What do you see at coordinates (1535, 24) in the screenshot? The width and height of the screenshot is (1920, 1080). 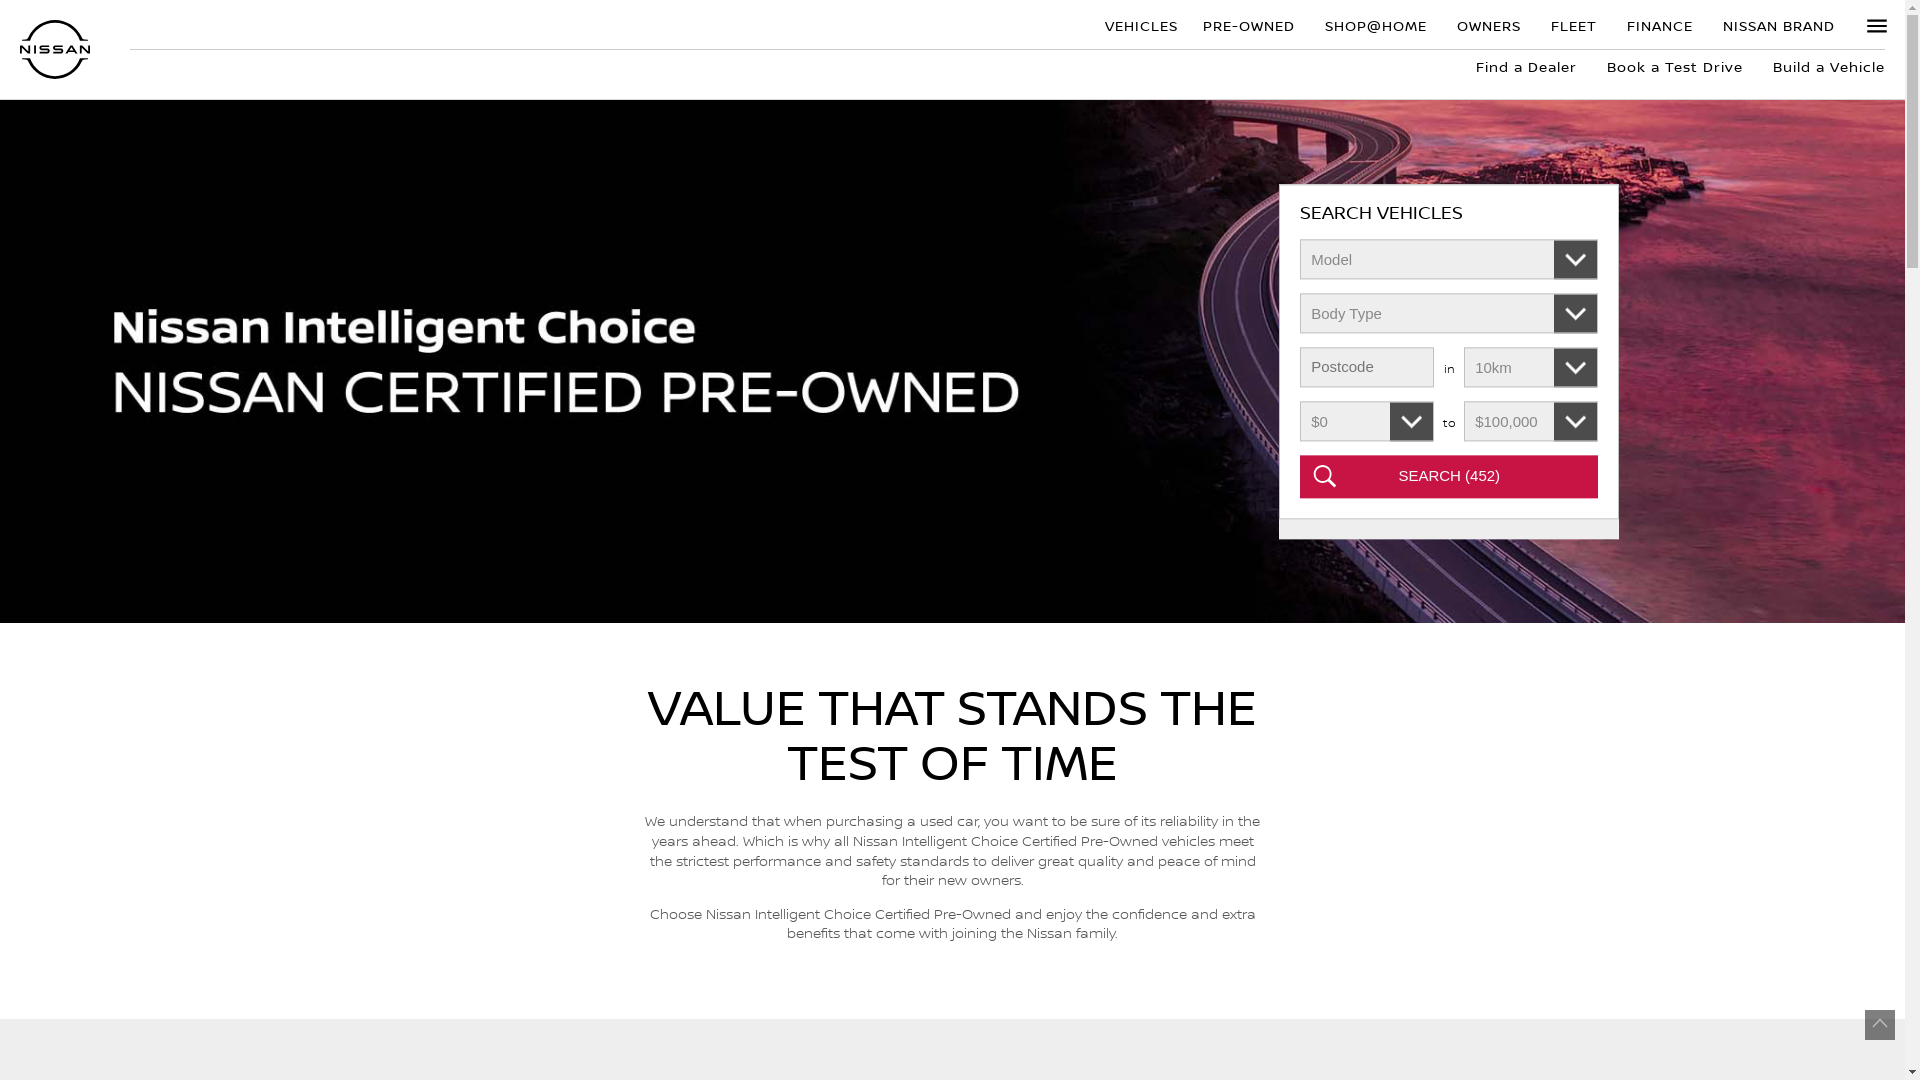 I see `'FLEET'` at bounding box center [1535, 24].